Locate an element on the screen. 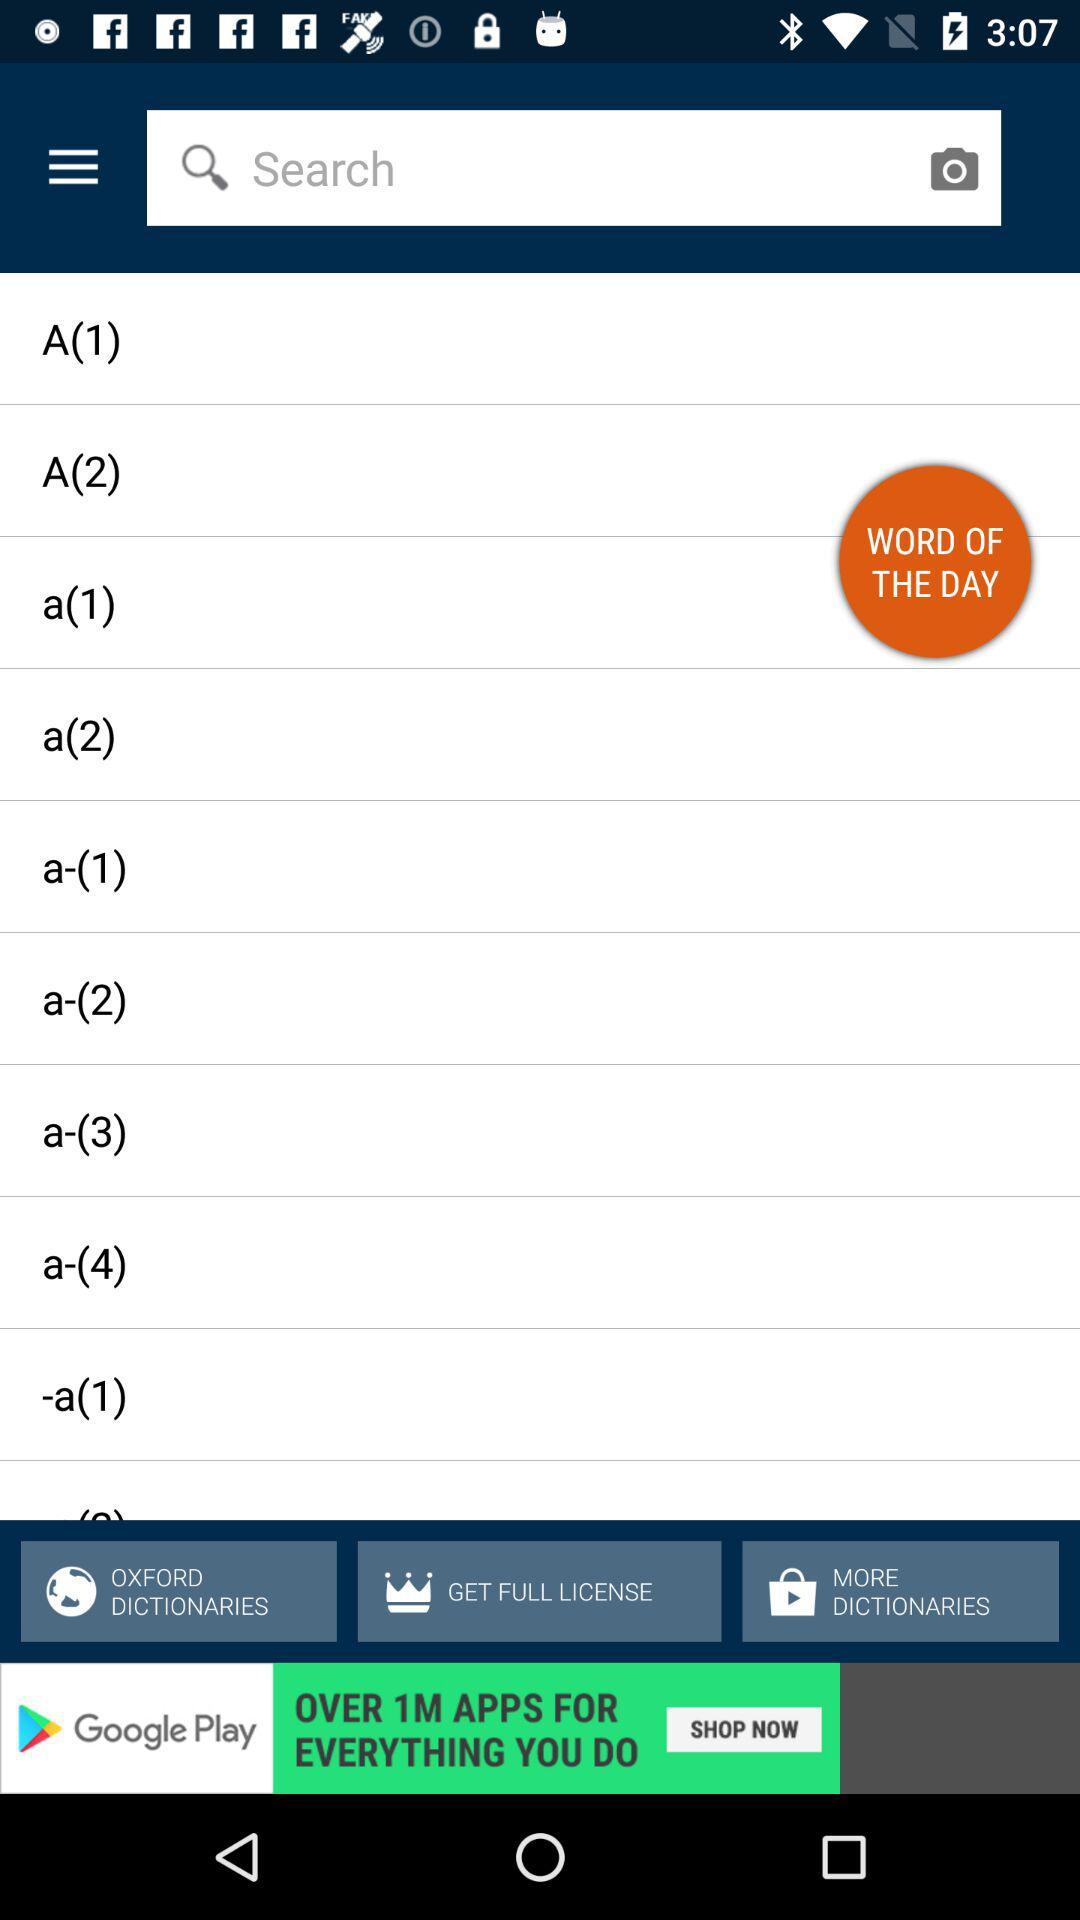  the play store icon which is left to more dictionaries is located at coordinates (792, 1590).